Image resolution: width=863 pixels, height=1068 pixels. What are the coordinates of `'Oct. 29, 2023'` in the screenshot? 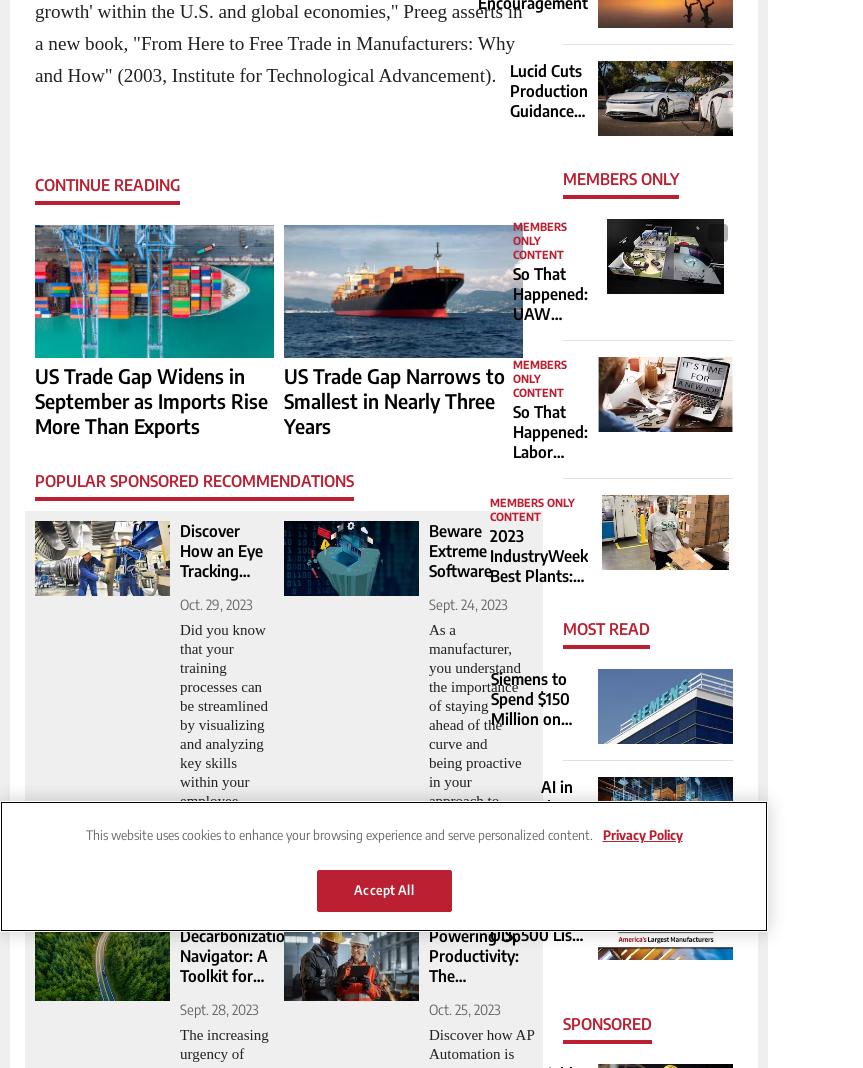 It's located at (216, 603).